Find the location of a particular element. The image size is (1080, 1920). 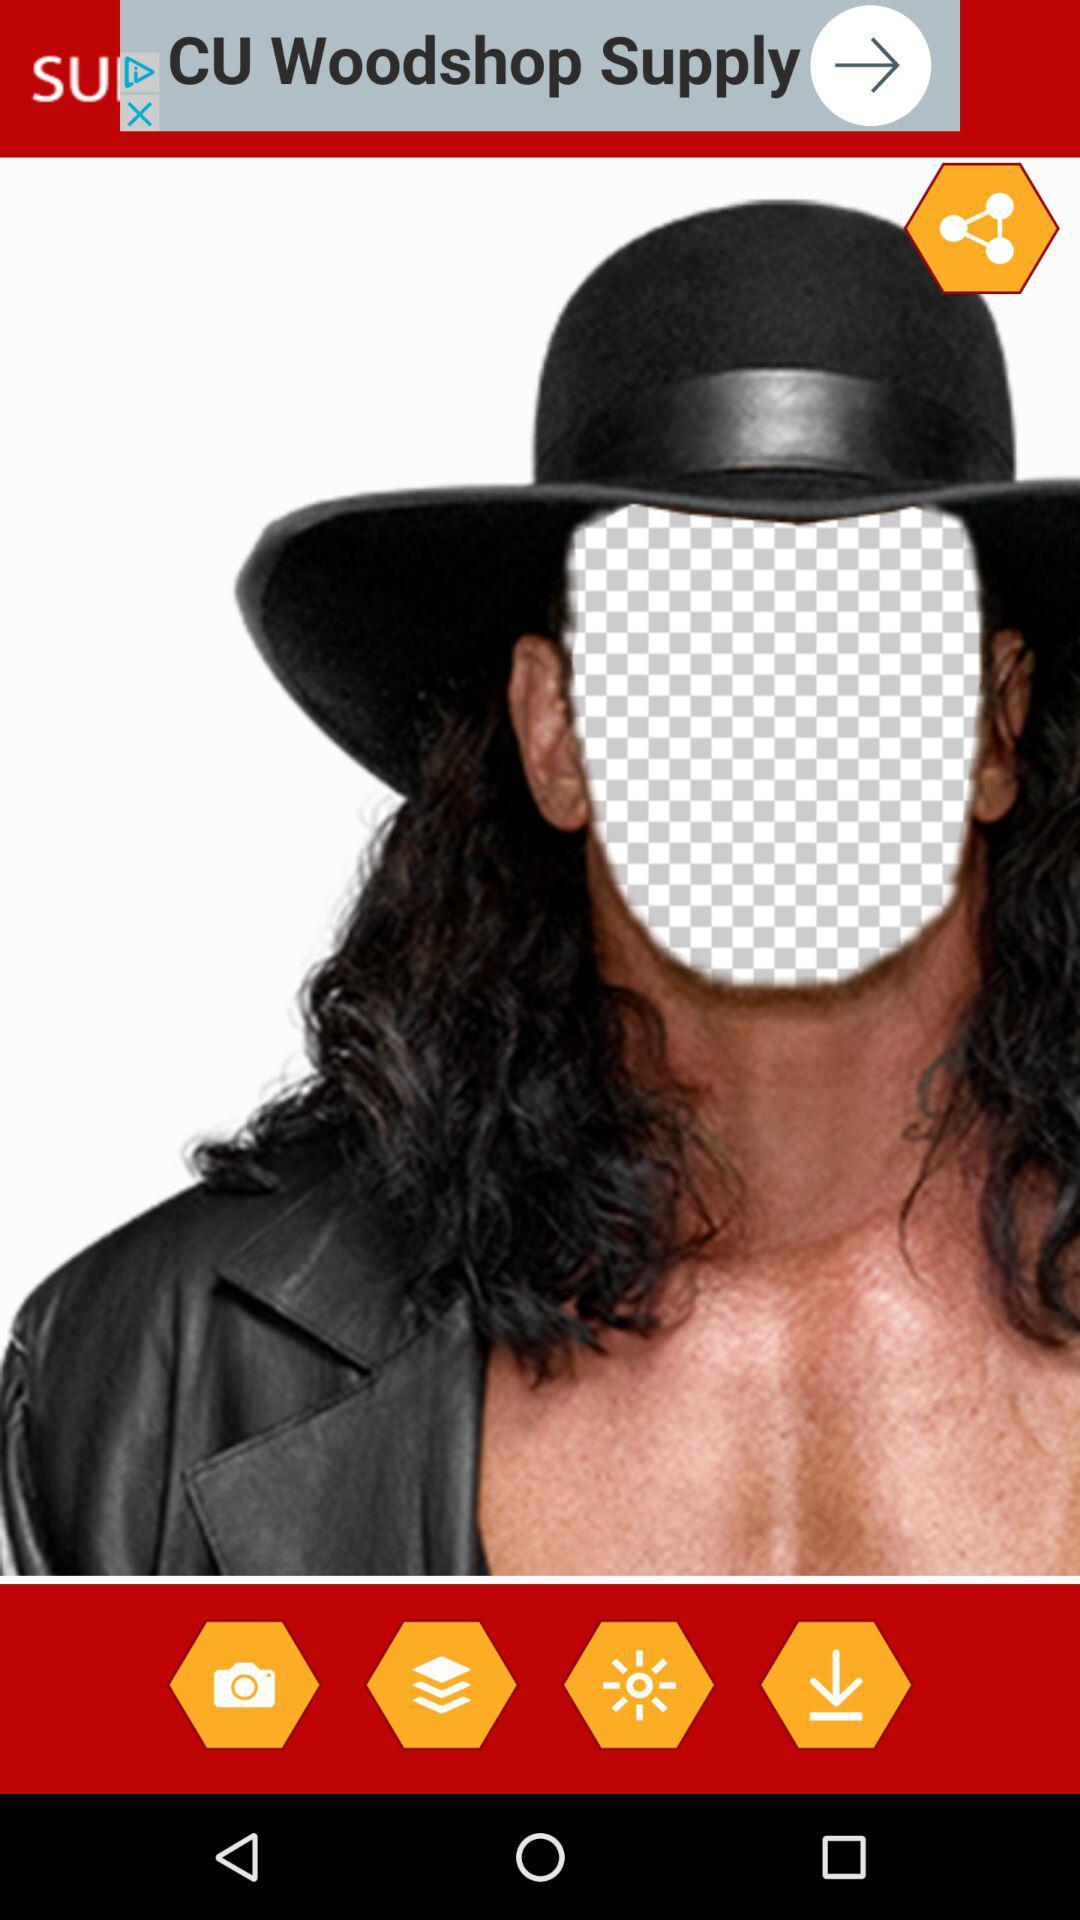

the share icon is located at coordinates (980, 228).